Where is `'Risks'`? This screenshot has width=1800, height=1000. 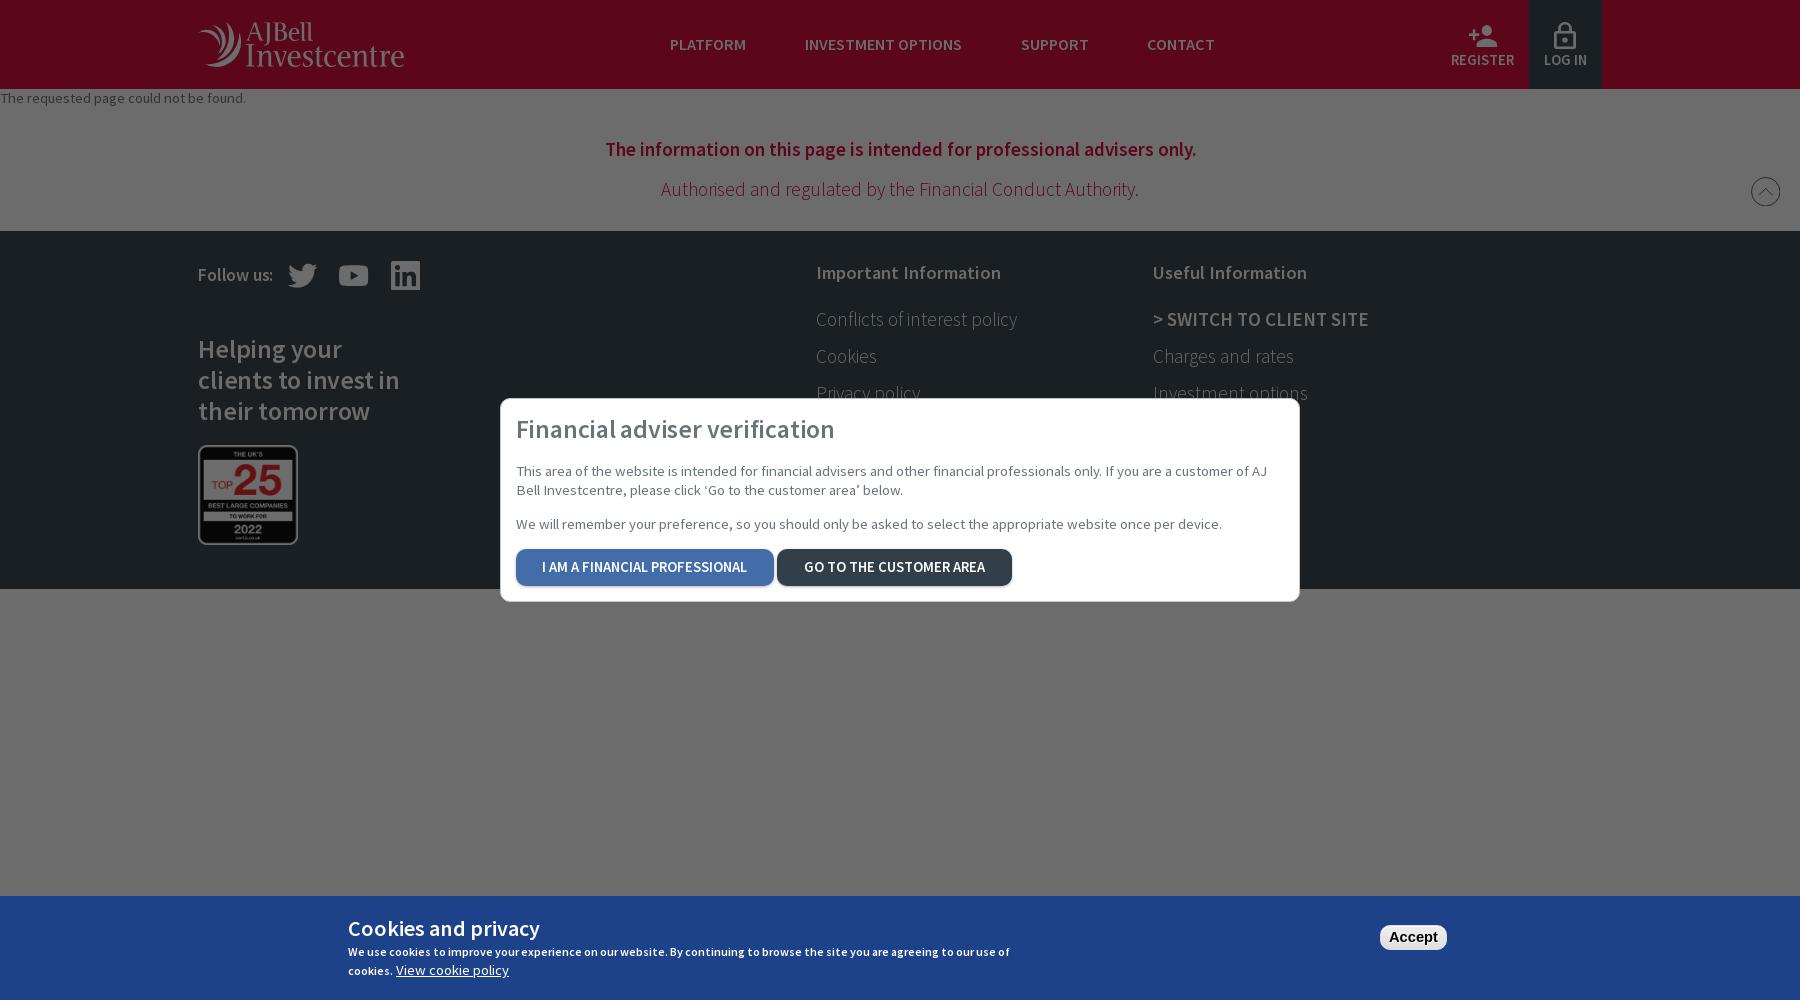
'Risks' is located at coordinates (815, 465).